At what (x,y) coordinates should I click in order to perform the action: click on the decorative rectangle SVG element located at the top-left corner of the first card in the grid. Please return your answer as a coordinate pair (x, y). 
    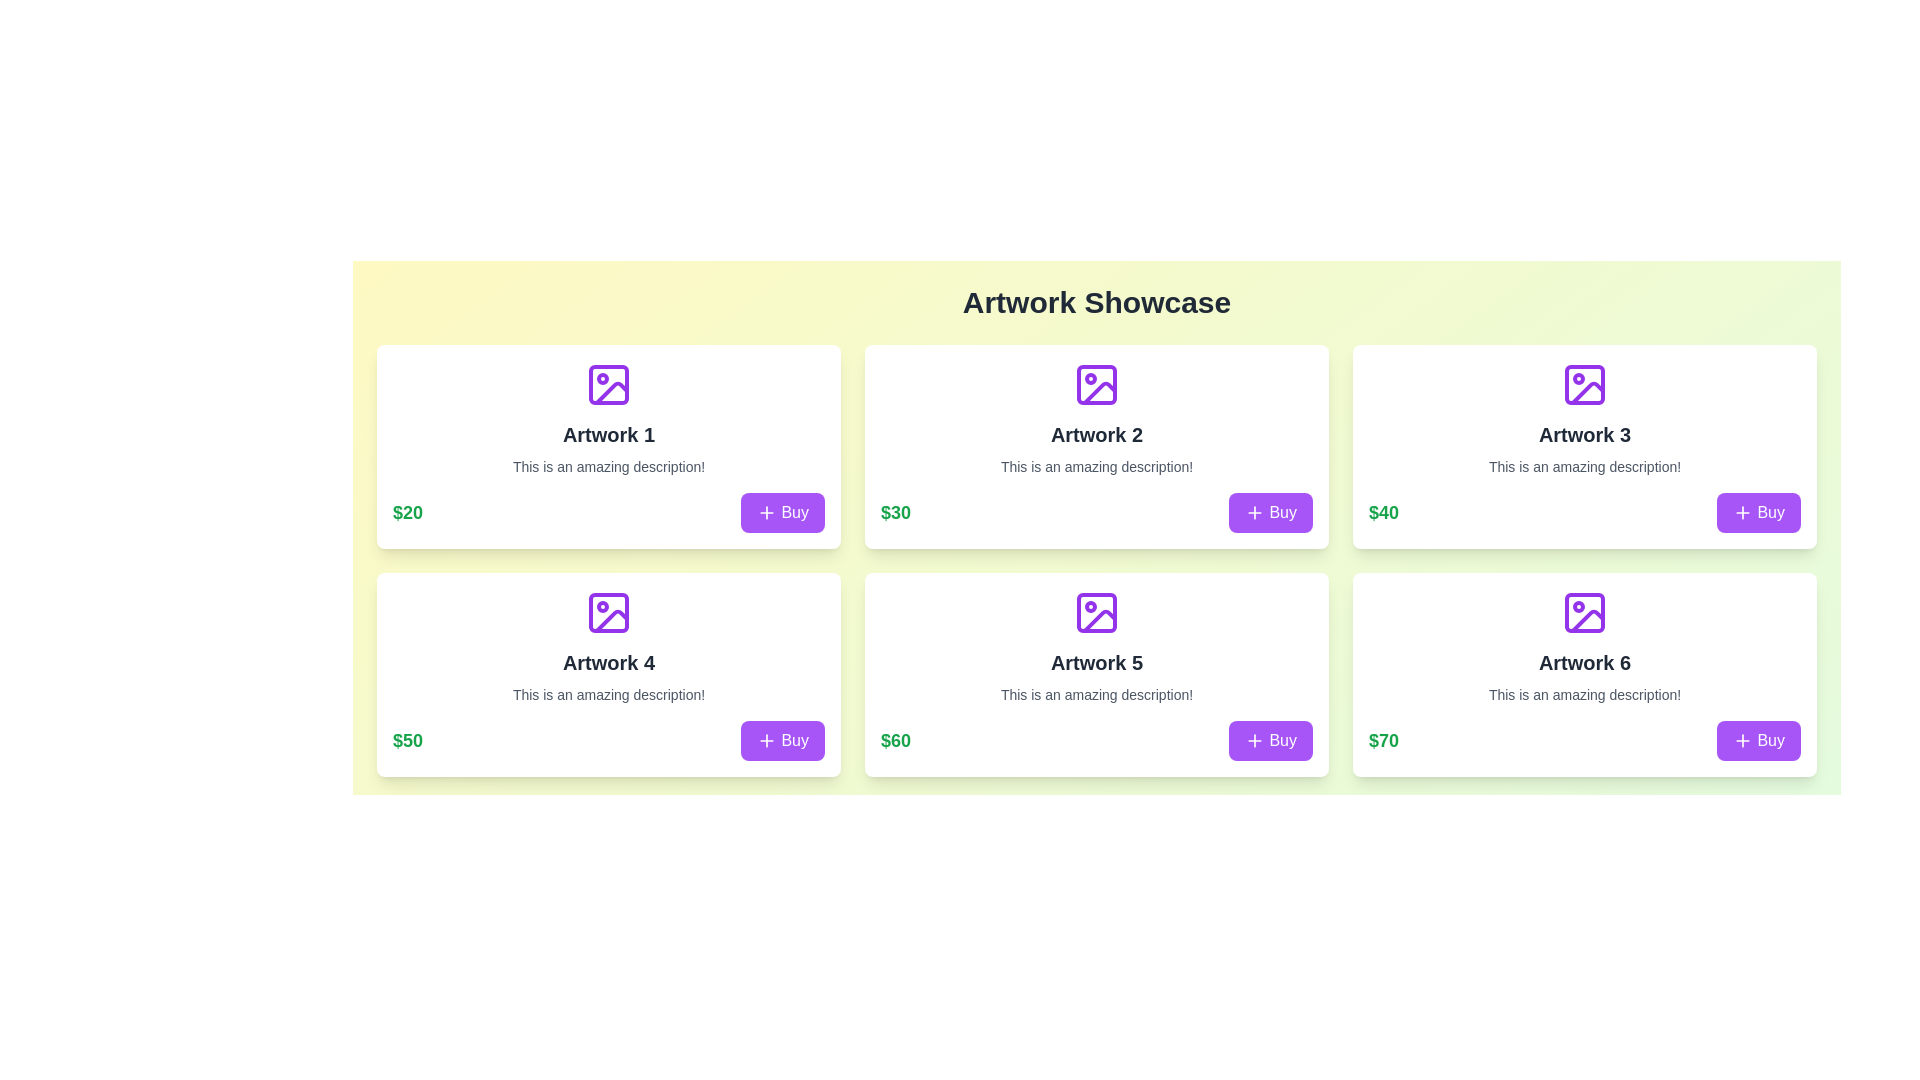
    Looking at the image, I should click on (608, 385).